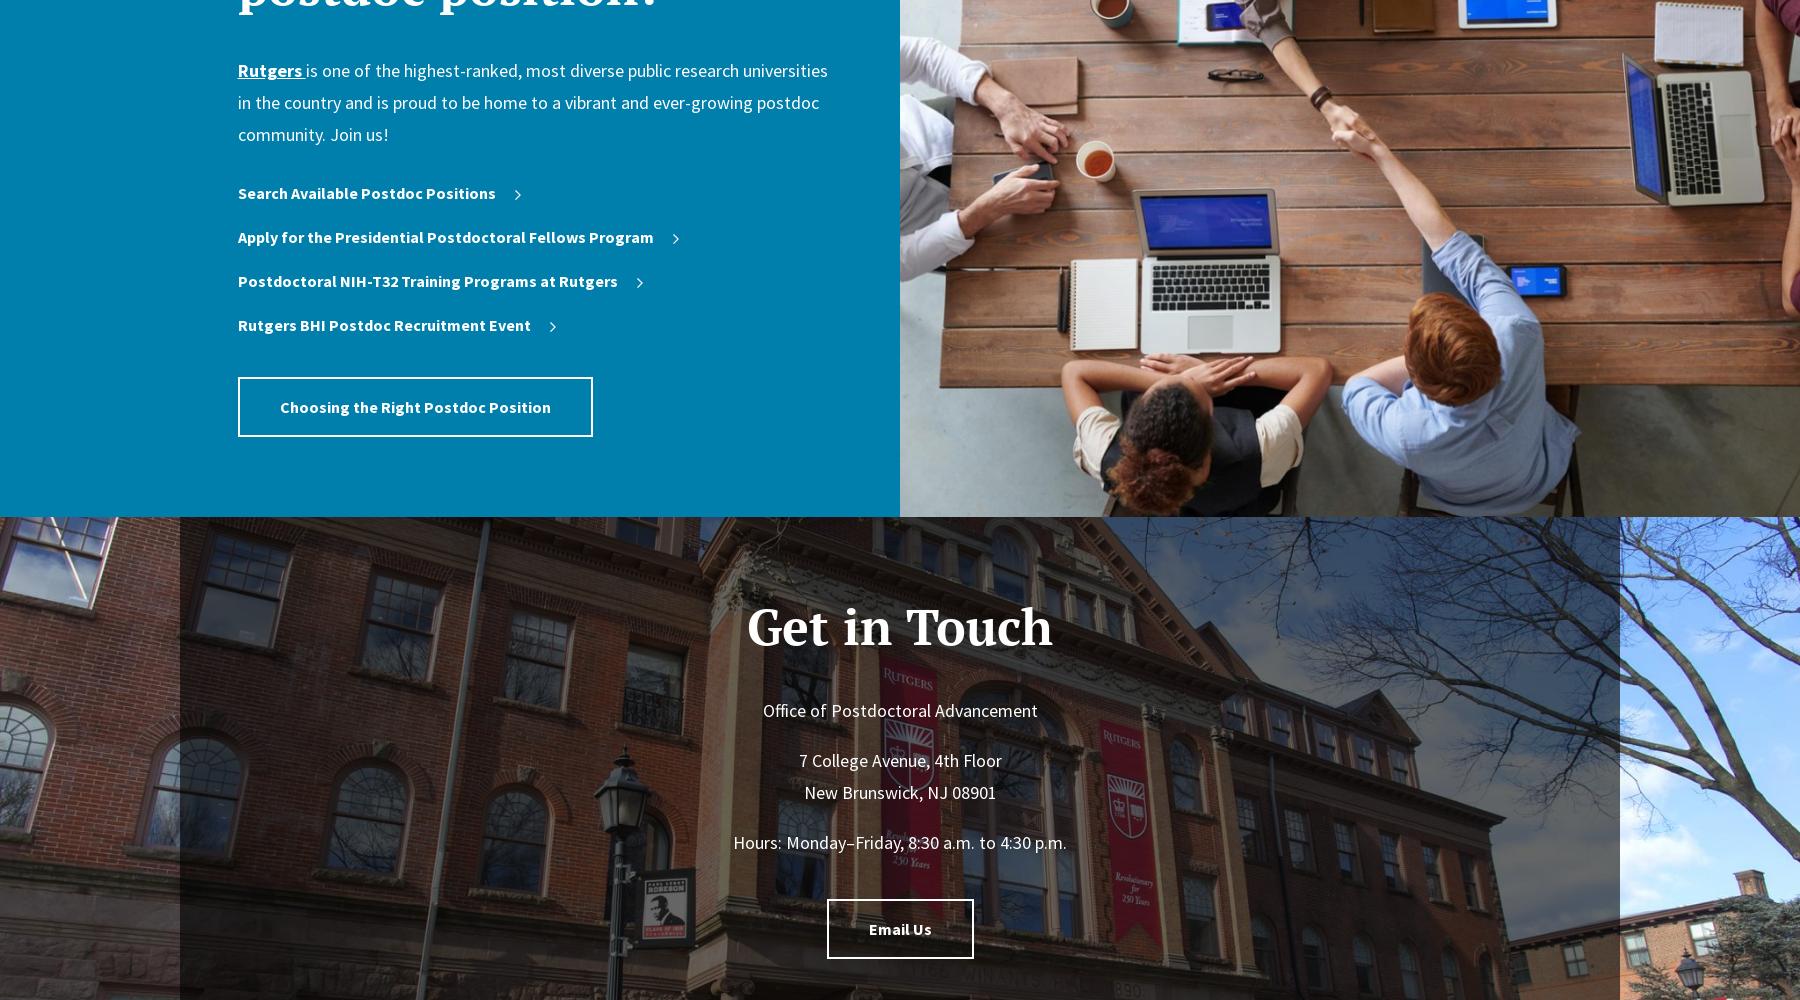  Describe the element at coordinates (365, 192) in the screenshot. I see `'Search Available Postdoc Positions'` at that location.